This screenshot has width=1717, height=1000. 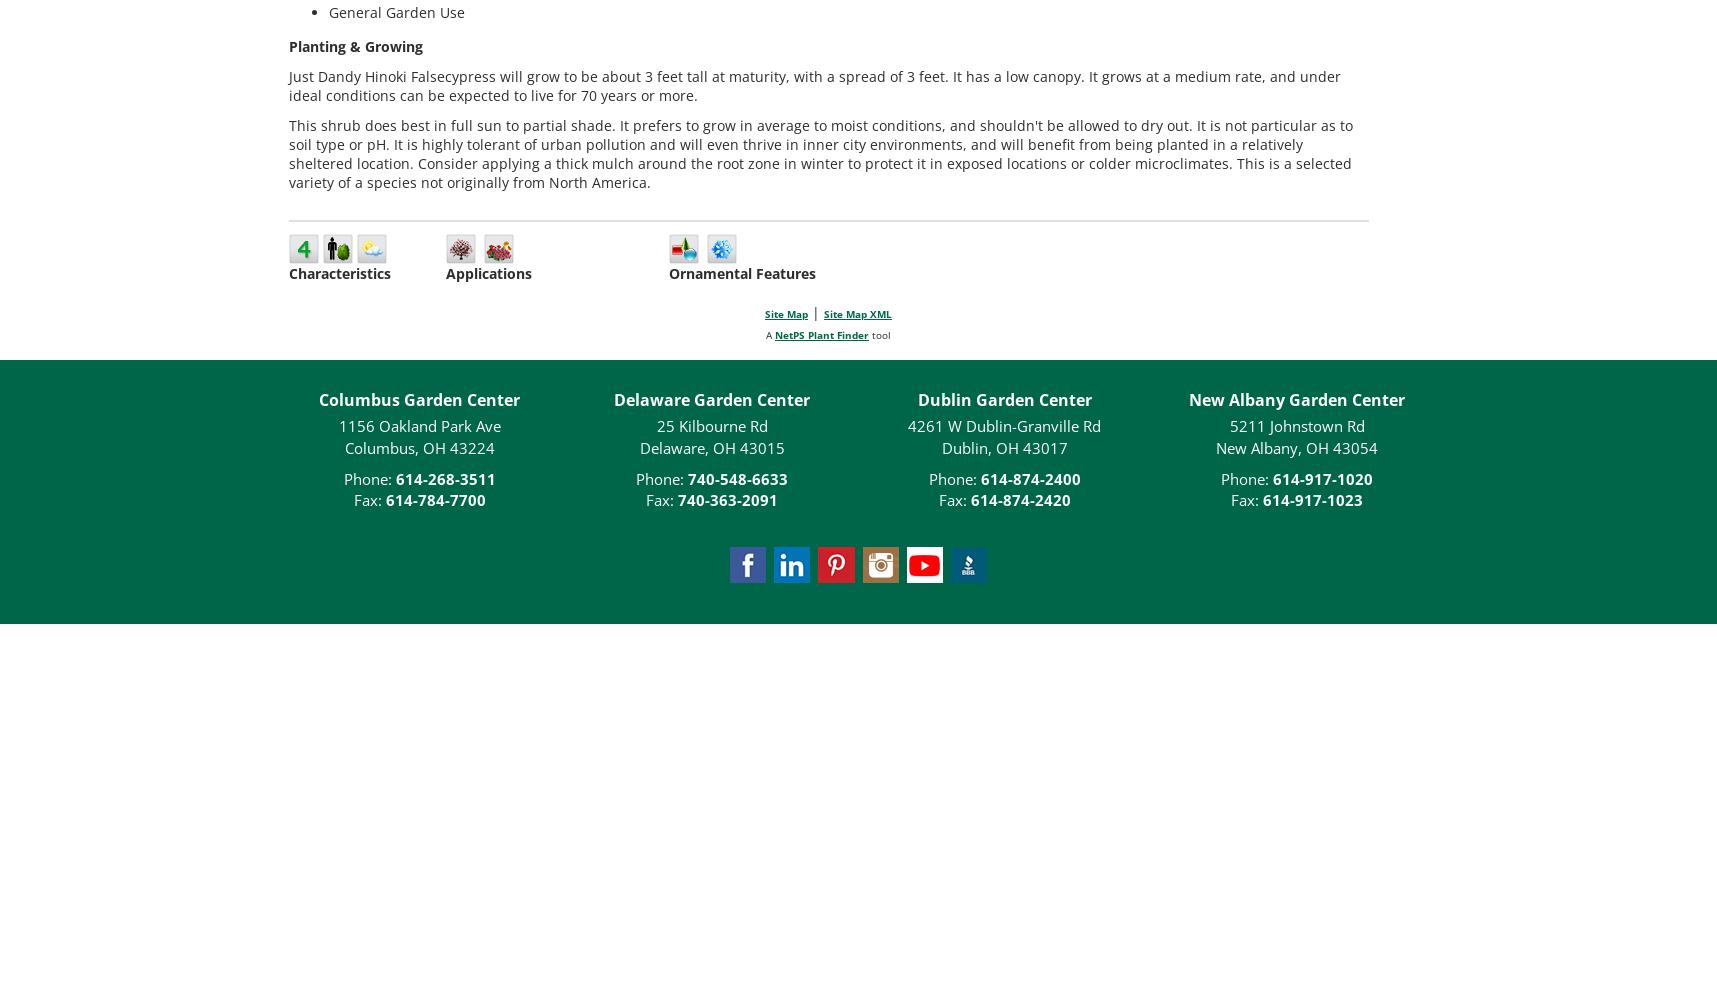 What do you see at coordinates (711, 446) in the screenshot?
I see `'Delaware, OH 43015'` at bounding box center [711, 446].